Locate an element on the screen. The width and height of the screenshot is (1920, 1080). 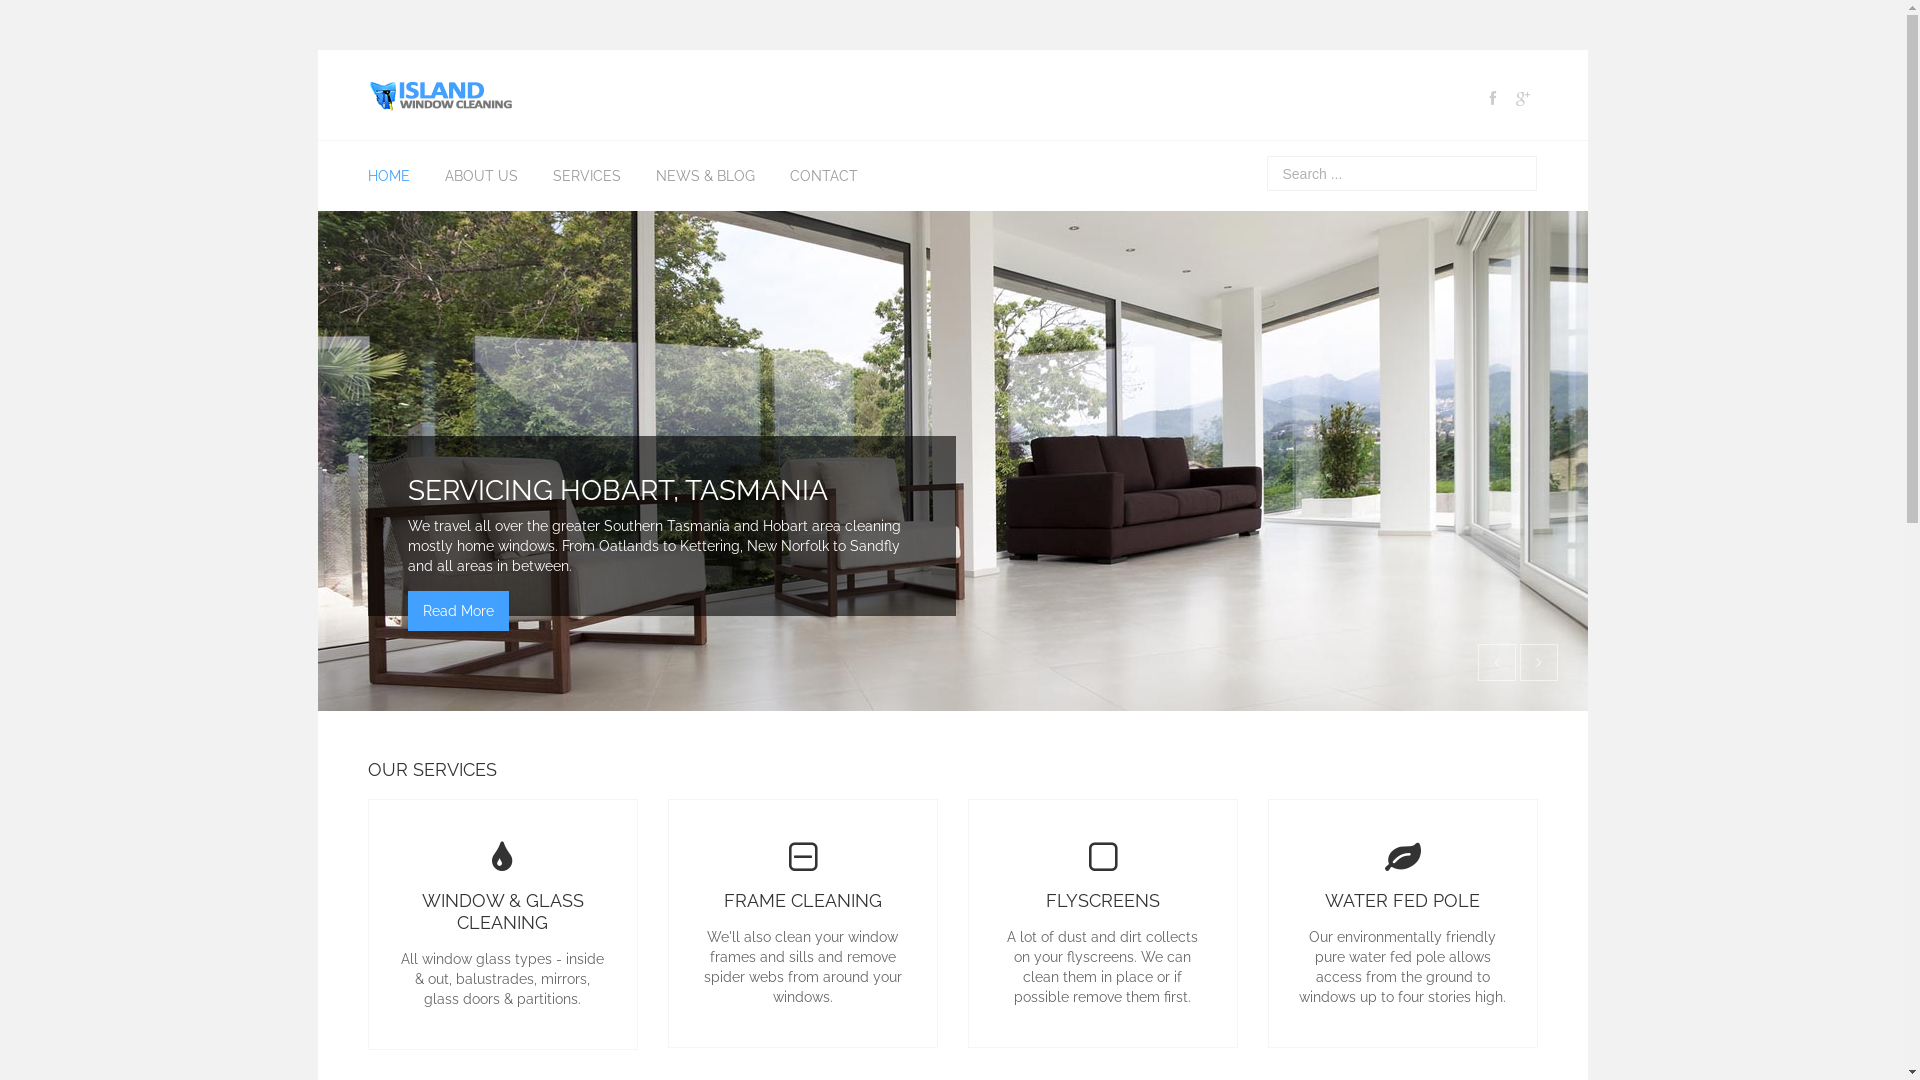
'Read More' is located at coordinates (457, 609).